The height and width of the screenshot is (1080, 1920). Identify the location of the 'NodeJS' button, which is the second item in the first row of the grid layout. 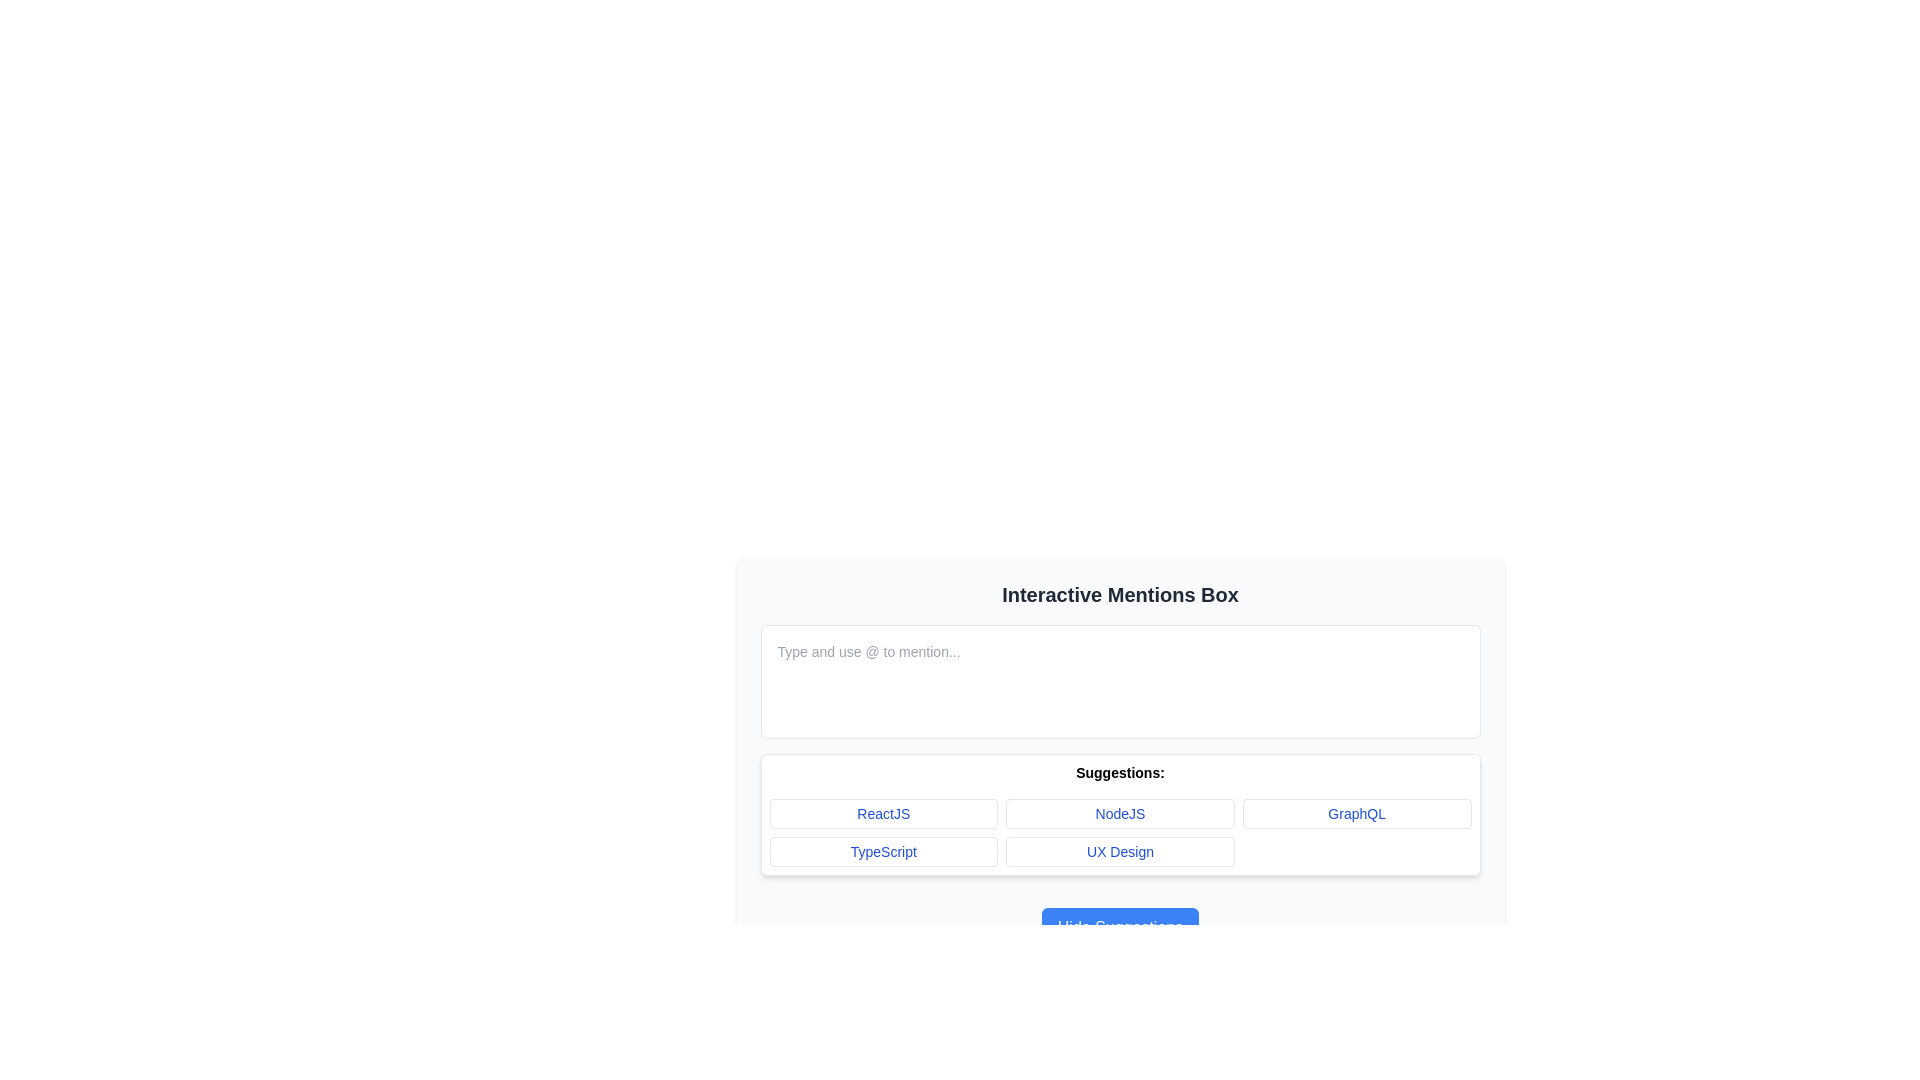
(1120, 813).